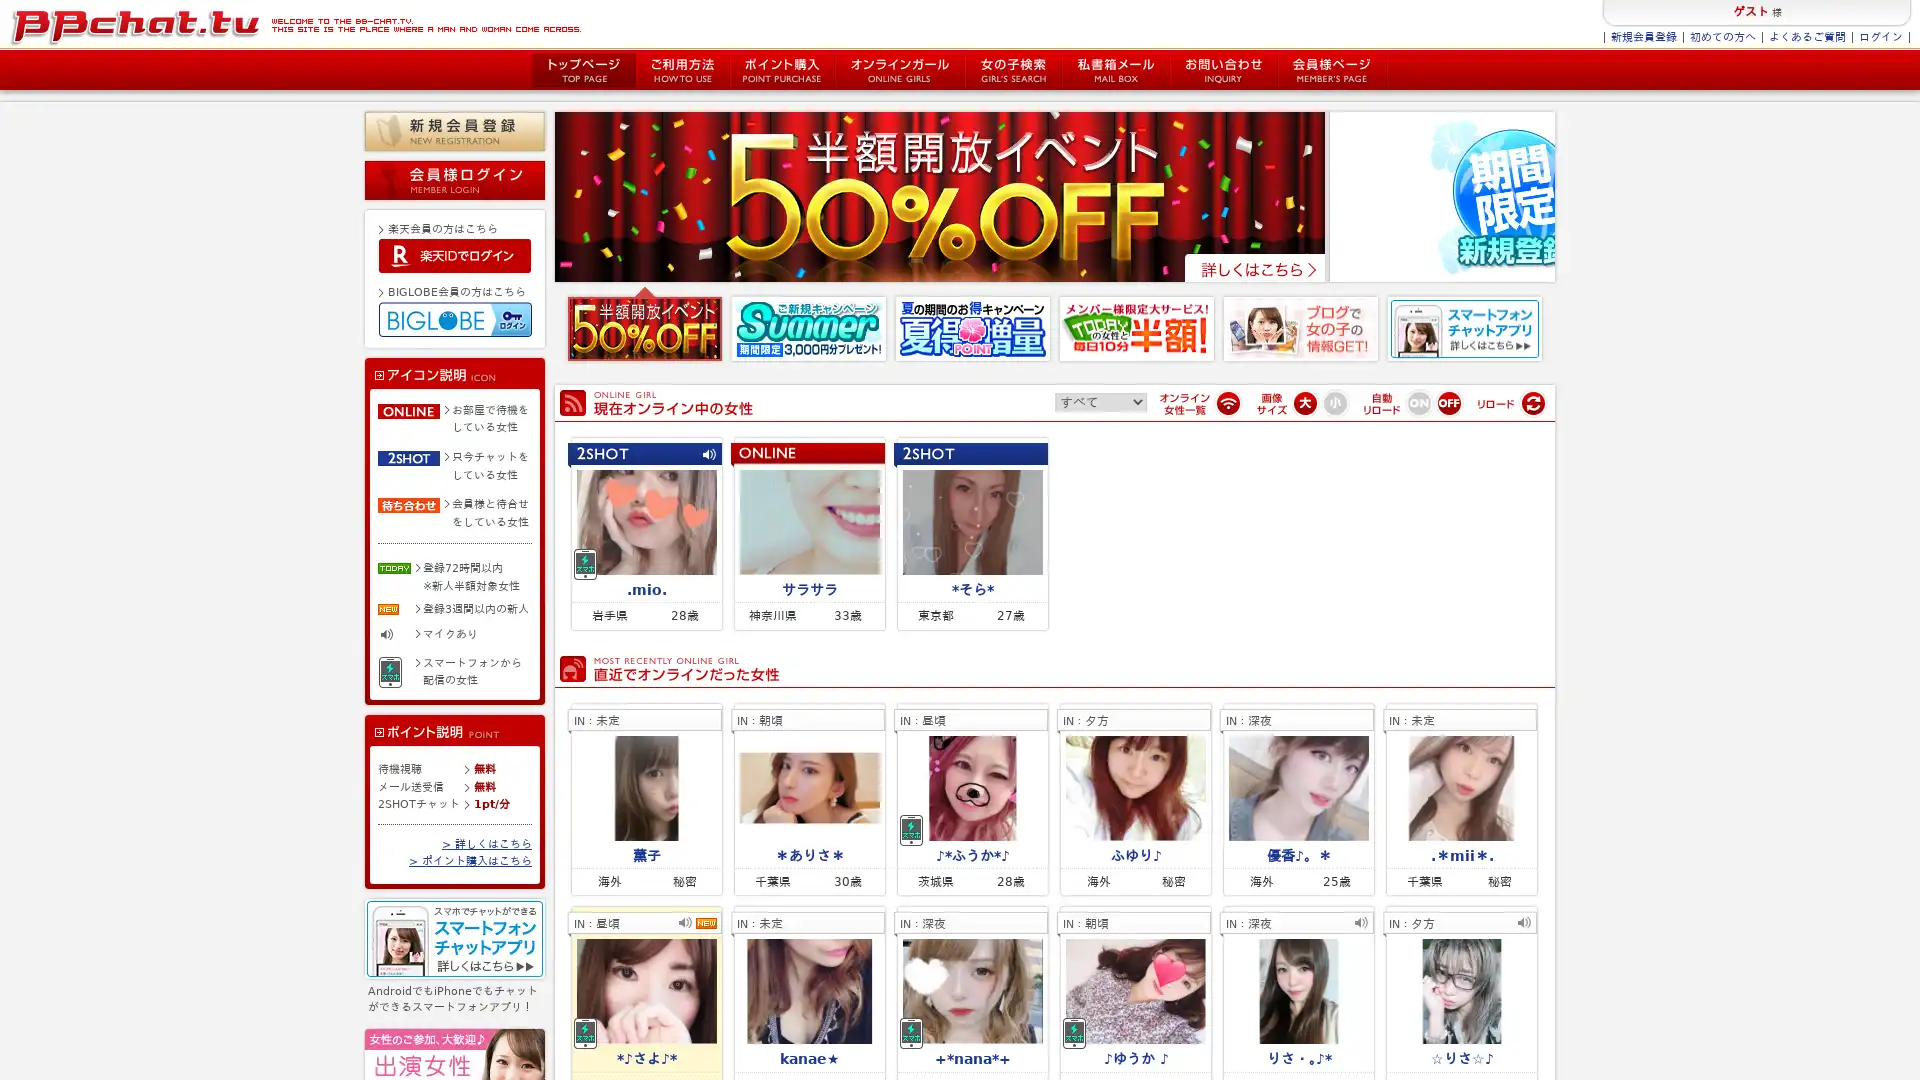 The image size is (1920, 1080). Describe the element at coordinates (454, 253) in the screenshot. I see `ID` at that location.